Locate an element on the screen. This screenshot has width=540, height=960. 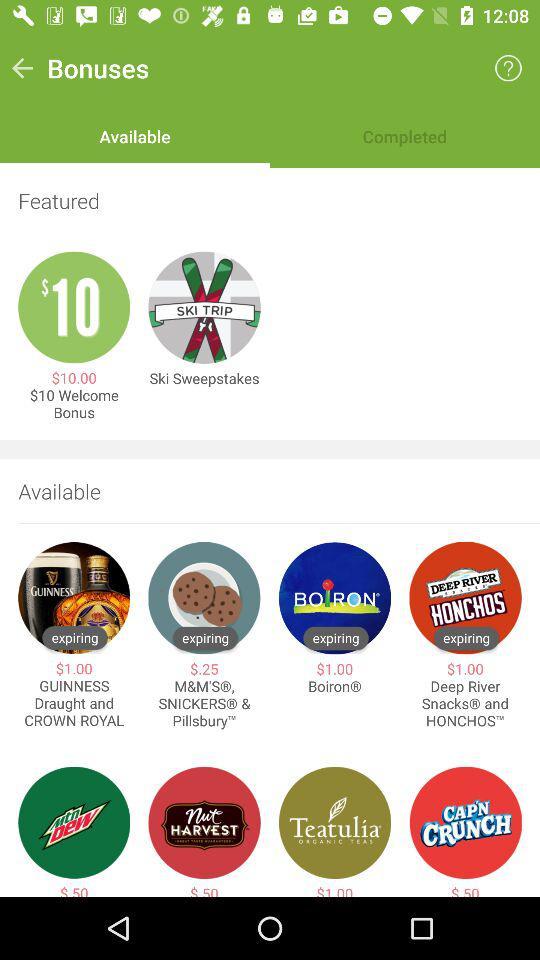
the icon next to m m s icon is located at coordinates (73, 703).